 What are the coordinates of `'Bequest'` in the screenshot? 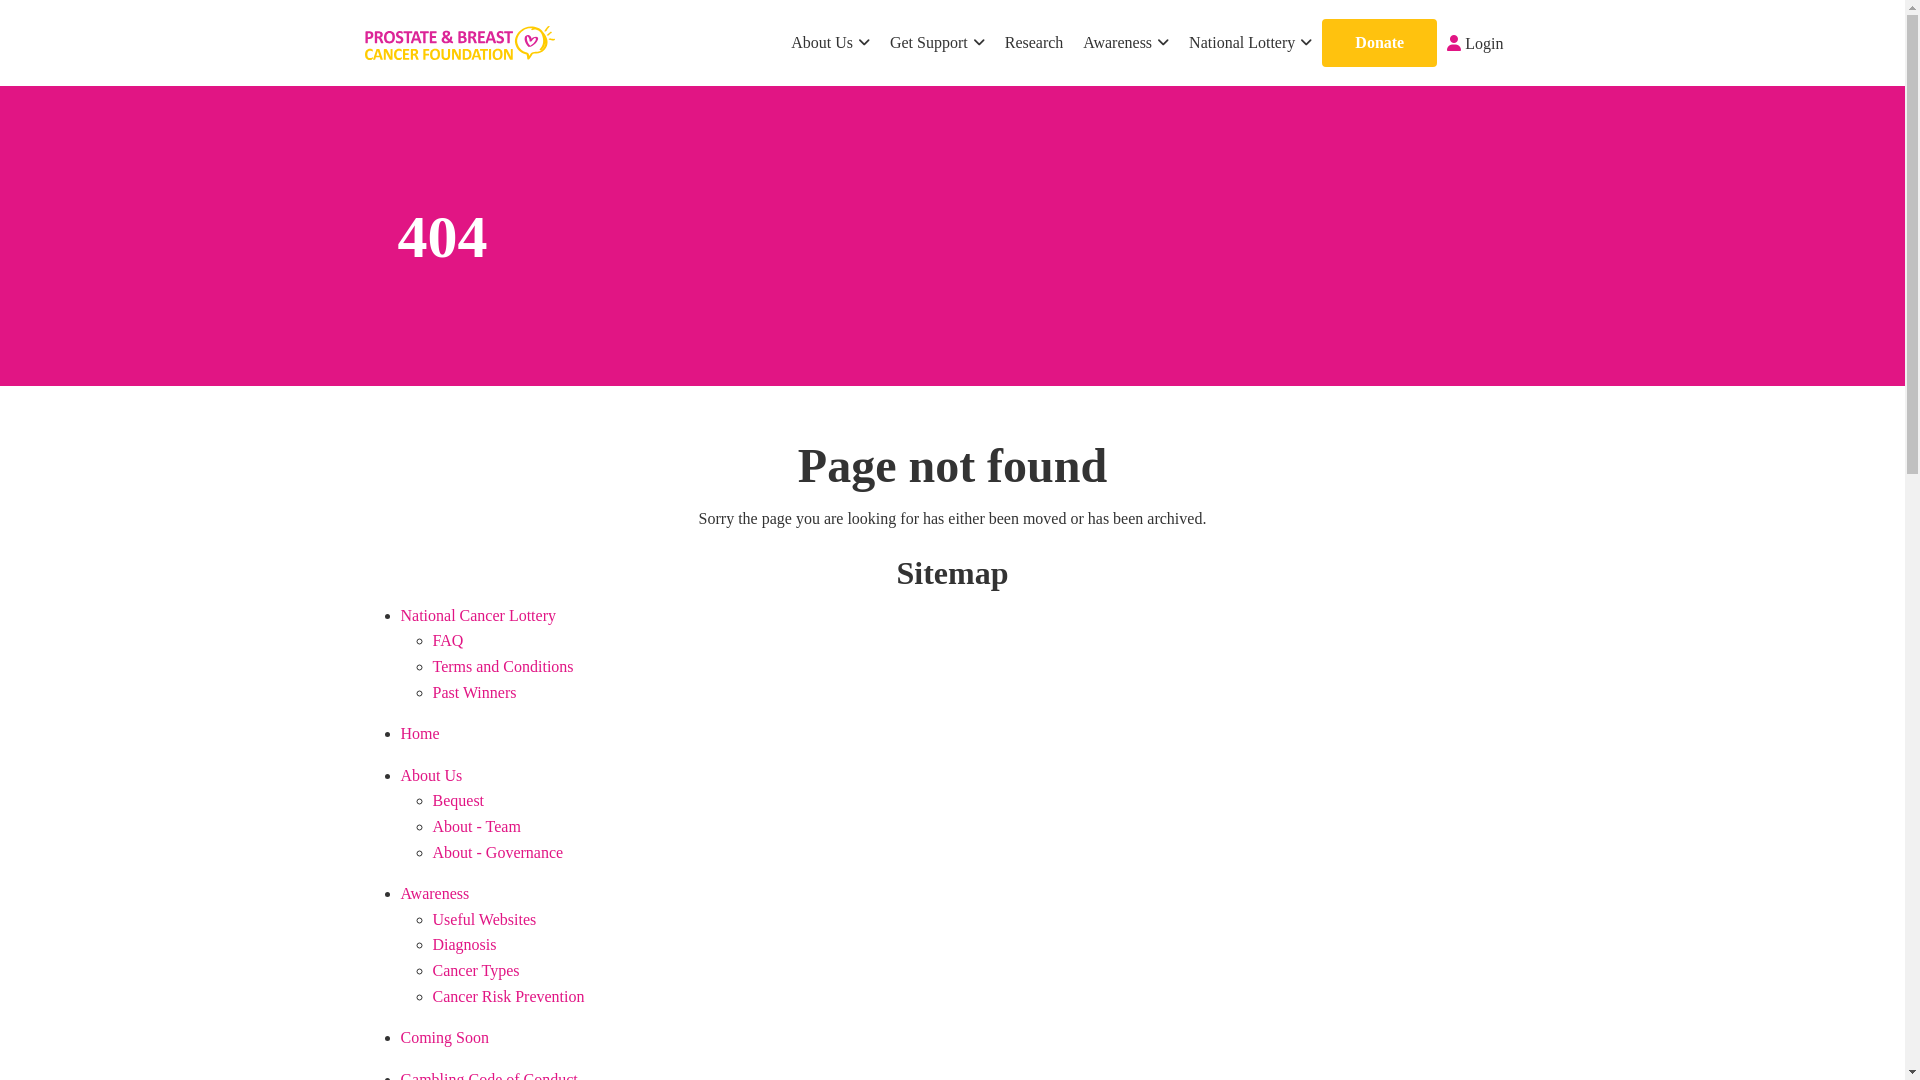 It's located at (456, 799).